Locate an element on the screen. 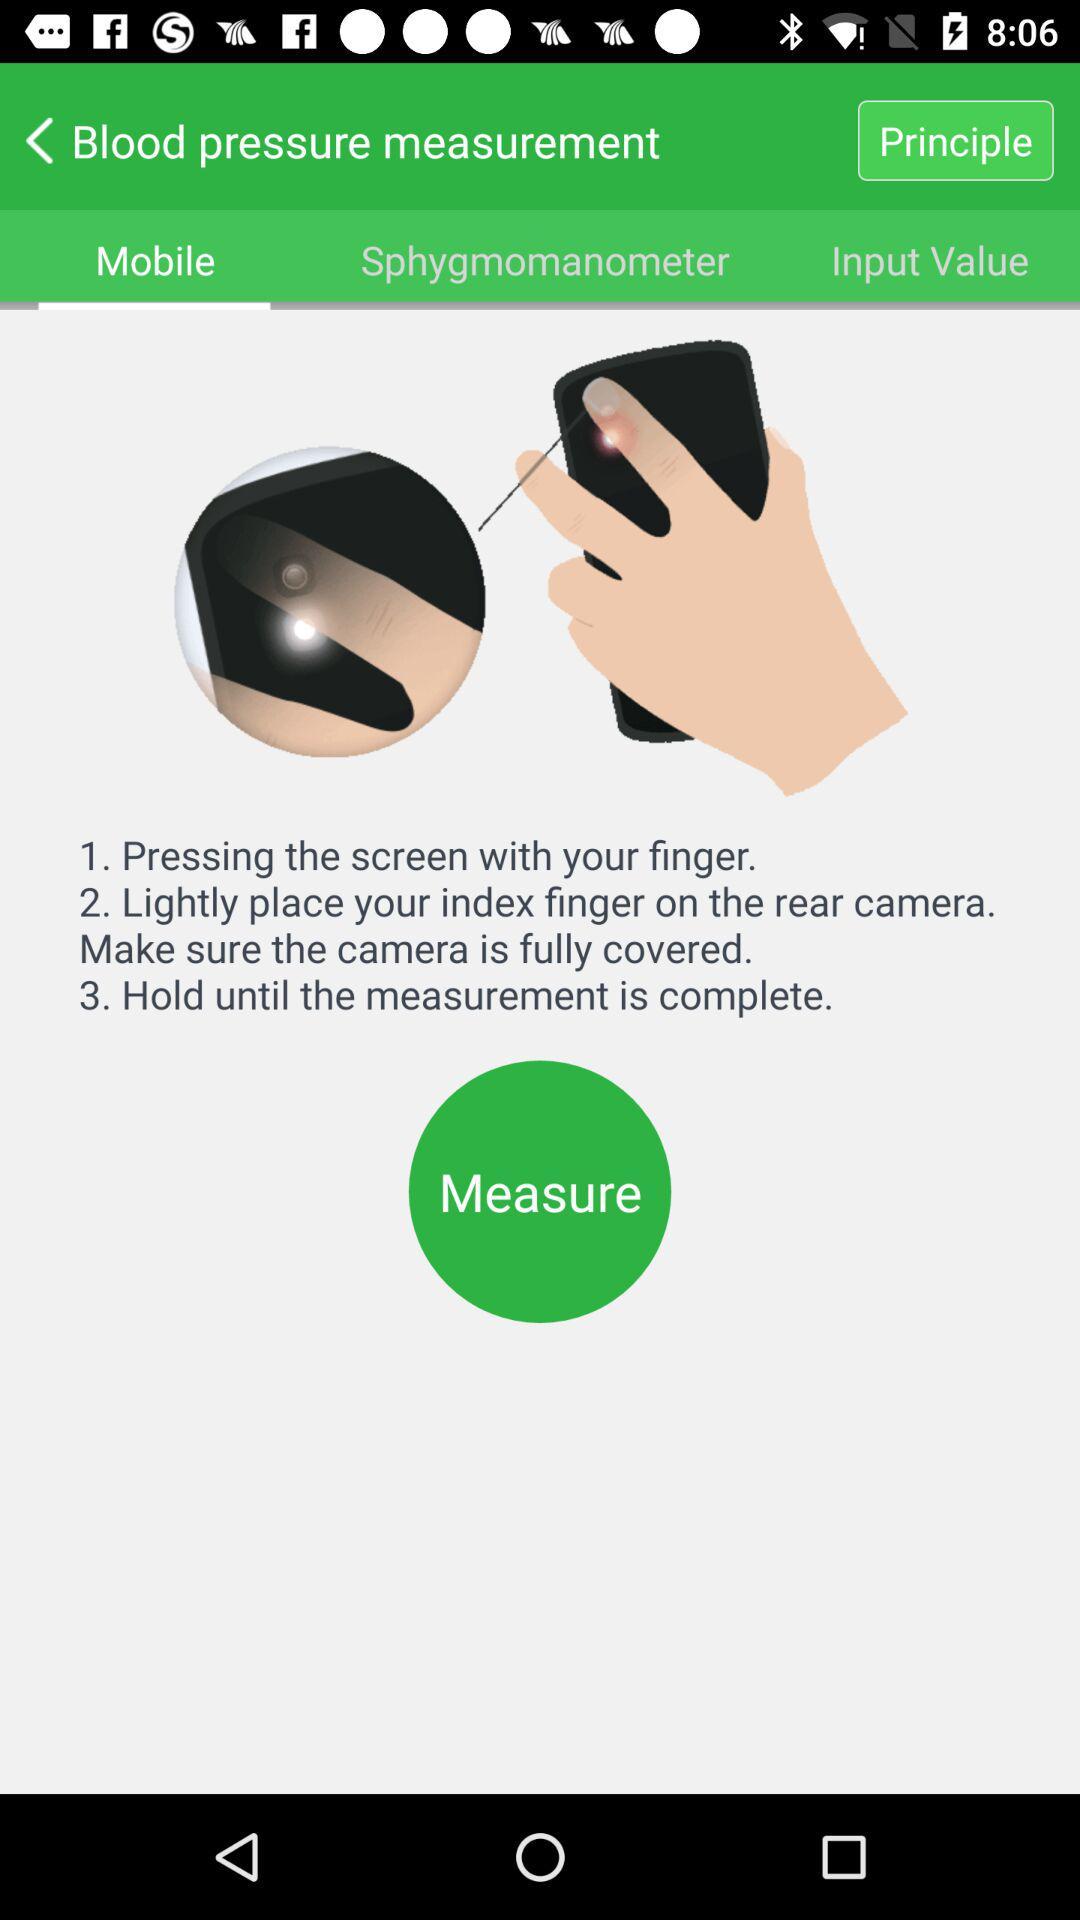  the item above mobile icon is located at coordinates (427, 139).